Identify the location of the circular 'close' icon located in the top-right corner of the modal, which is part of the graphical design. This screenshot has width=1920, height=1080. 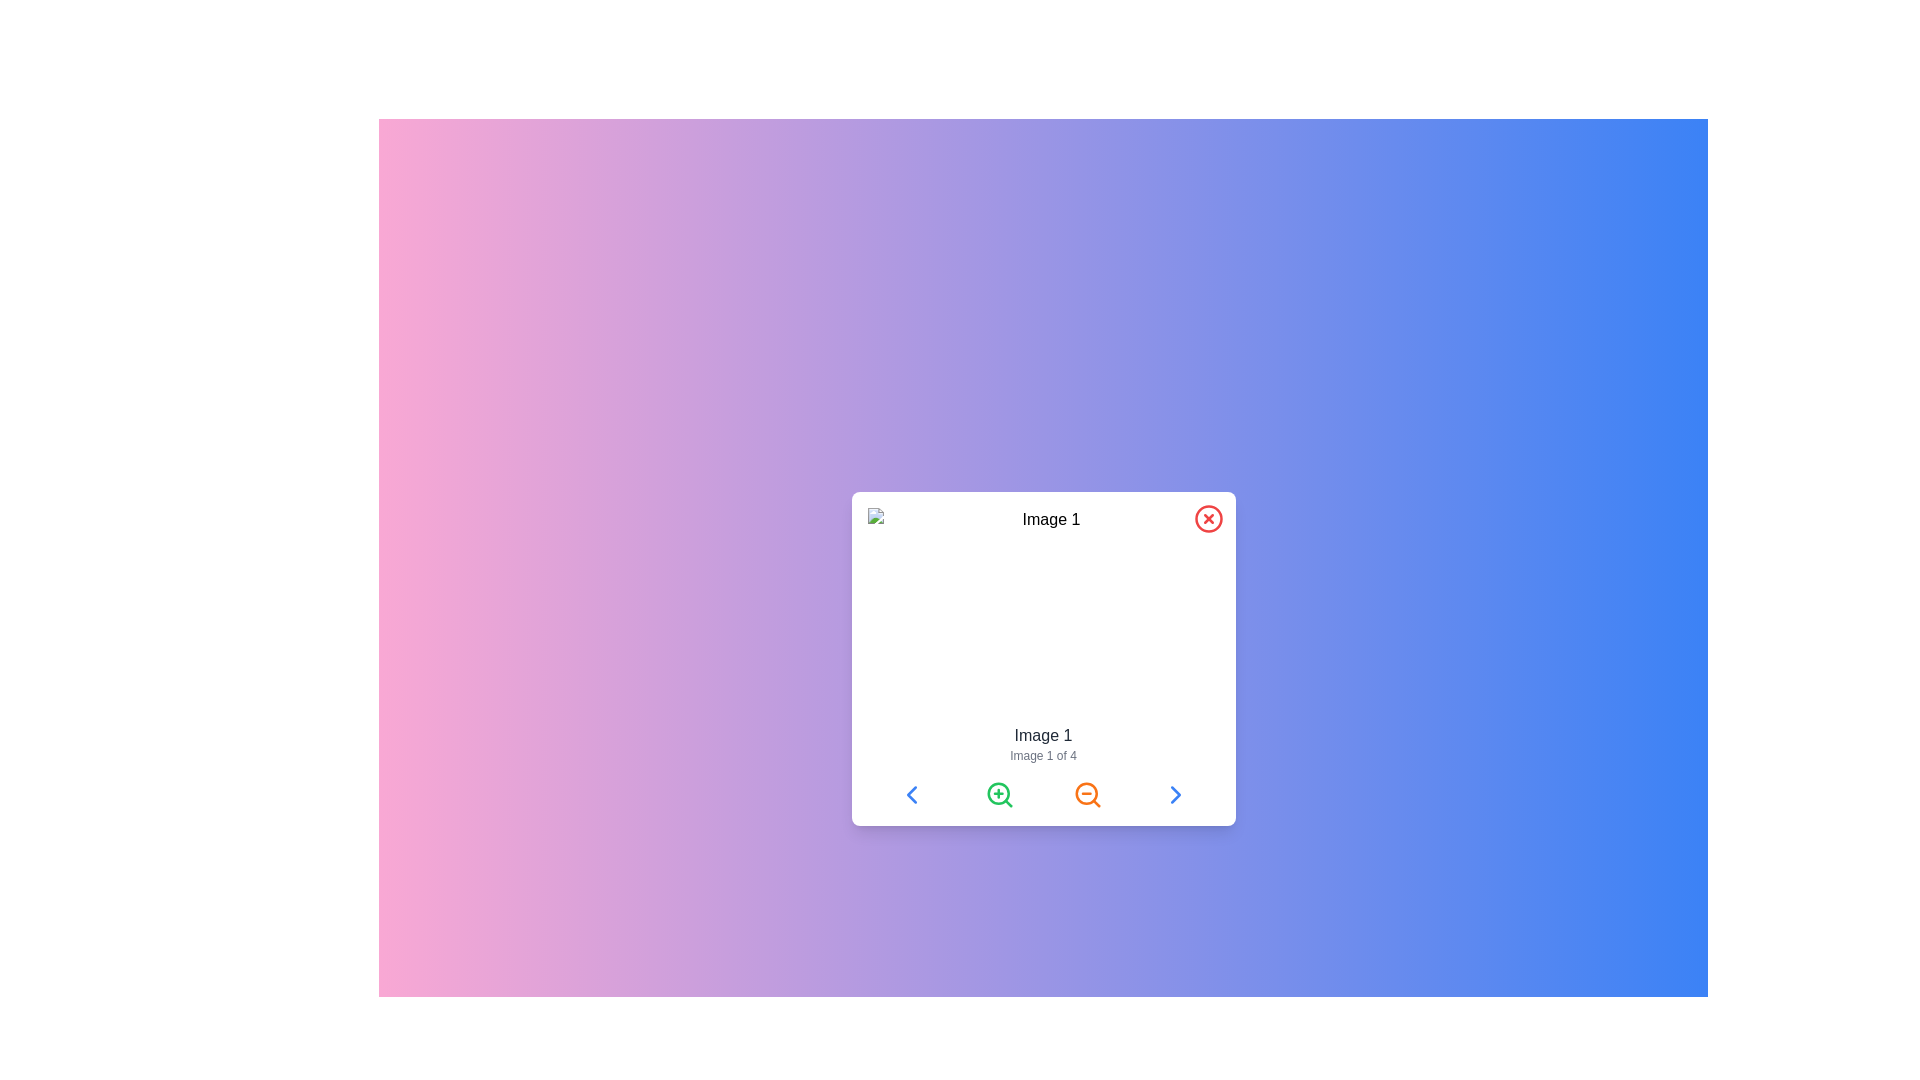
(1207, 518).